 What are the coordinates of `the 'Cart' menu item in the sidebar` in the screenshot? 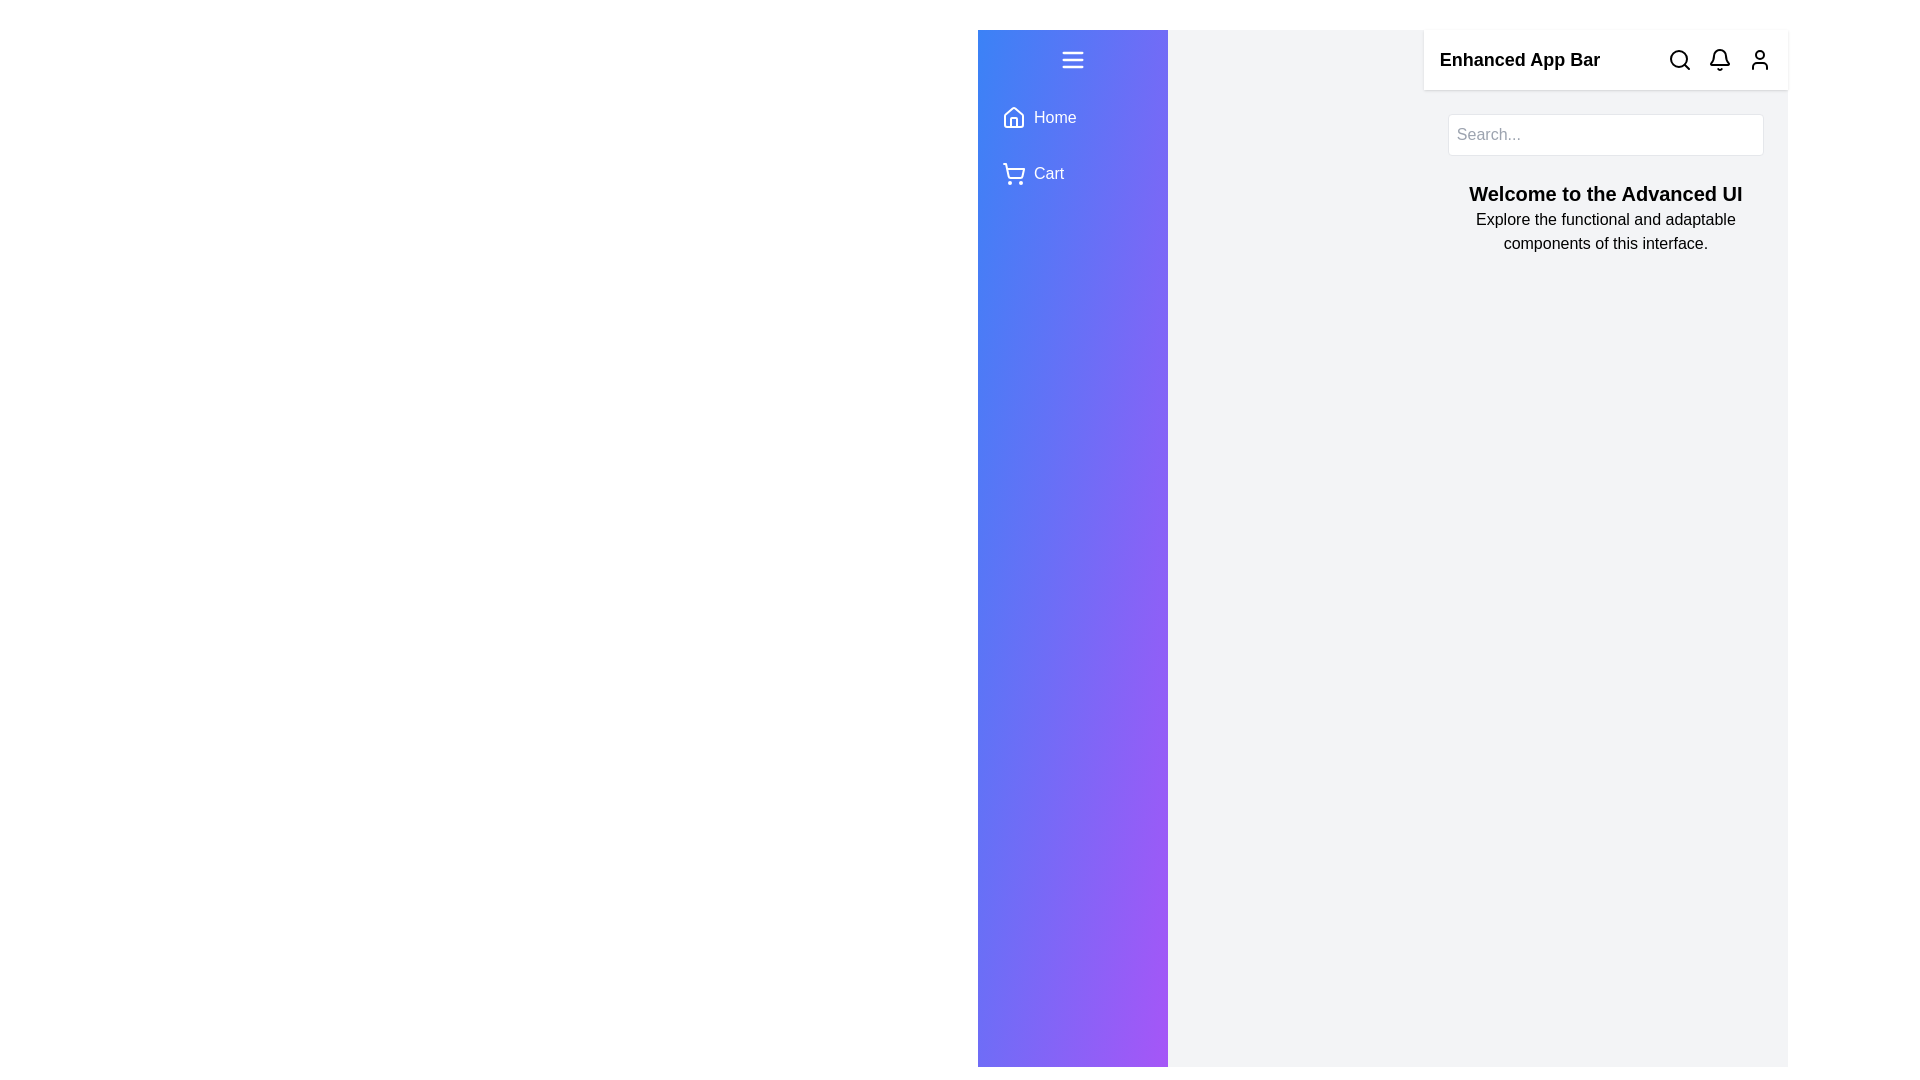 It's located at (1071, 172).